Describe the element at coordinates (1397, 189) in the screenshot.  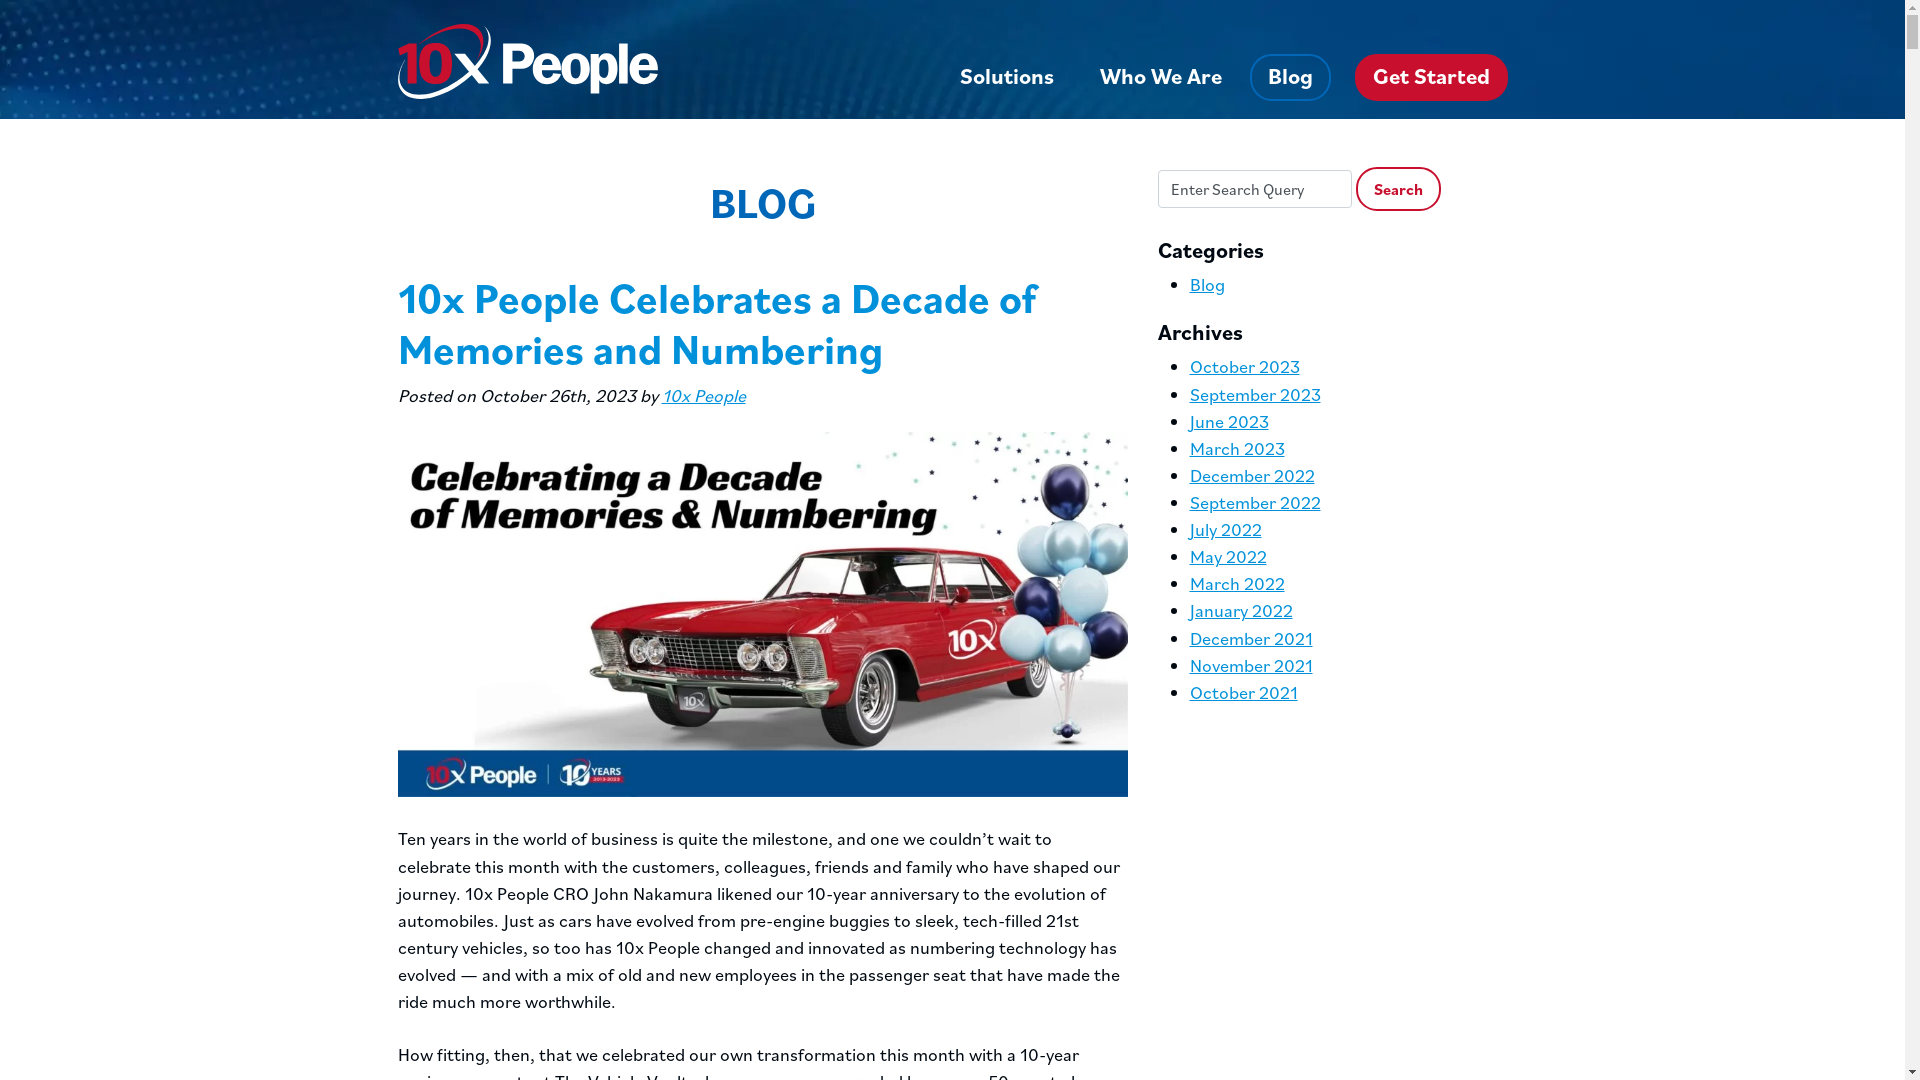
I see `'Search'` at that location.